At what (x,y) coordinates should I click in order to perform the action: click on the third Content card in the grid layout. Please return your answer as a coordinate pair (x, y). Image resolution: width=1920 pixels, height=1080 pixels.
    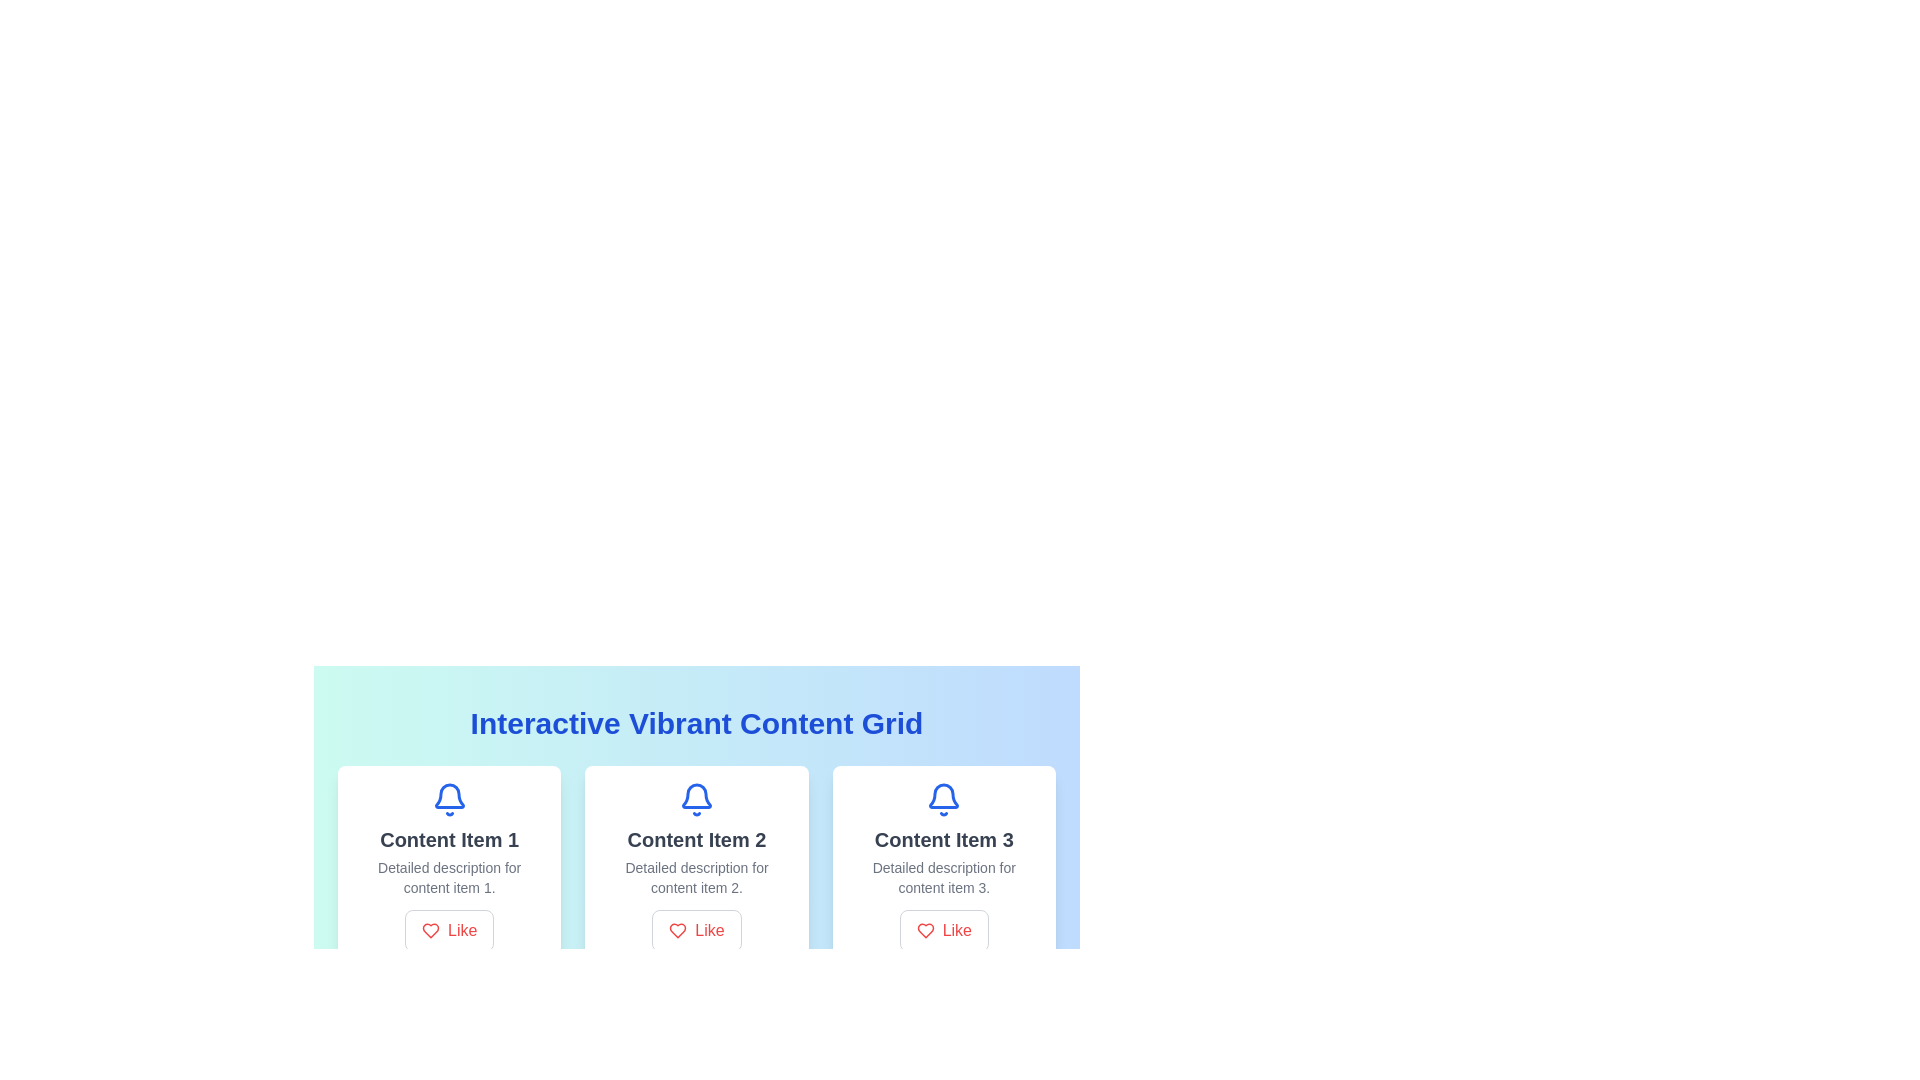
    Looking at the image, I should click on (943, 866).